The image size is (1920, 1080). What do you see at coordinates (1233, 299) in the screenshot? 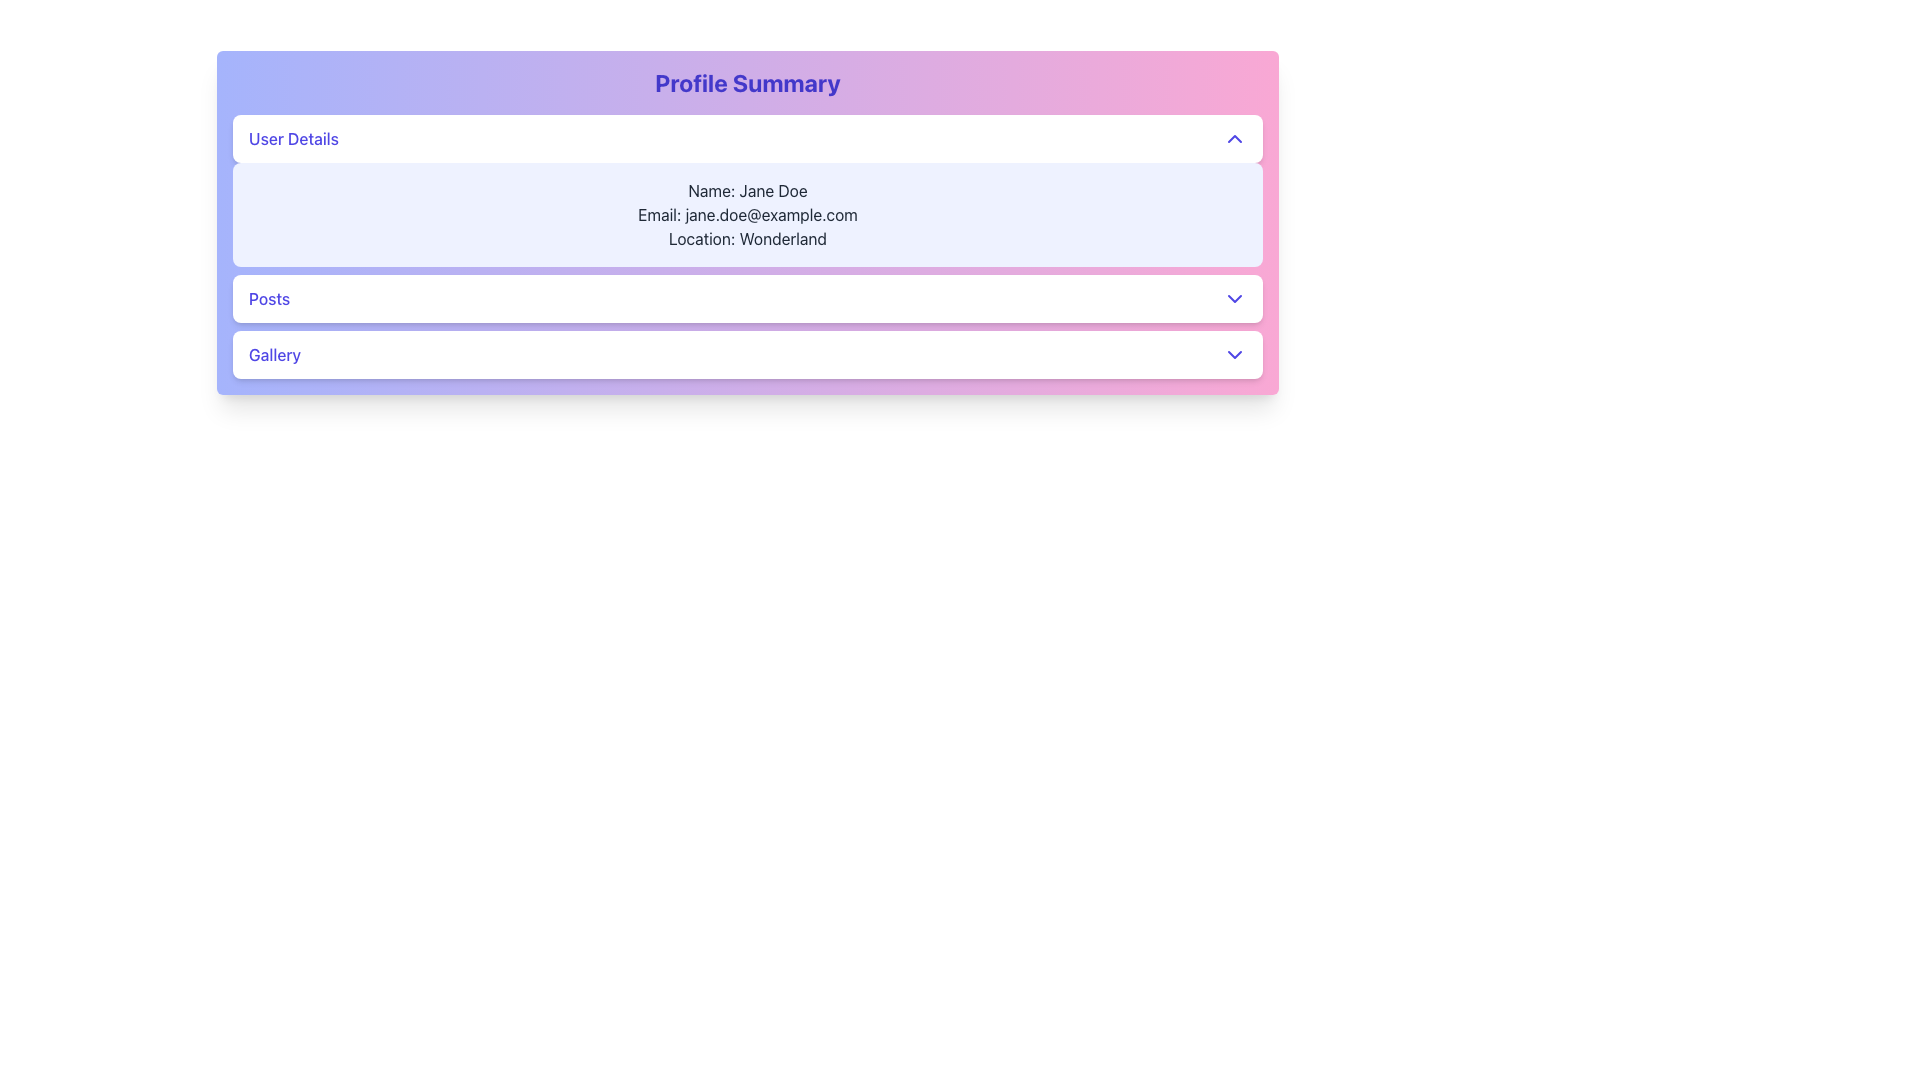
I see `the downward-pointing chevron icon, which is styled in blue and located on the far right of the 'Posts' button` at bounding box center [1233, 299].